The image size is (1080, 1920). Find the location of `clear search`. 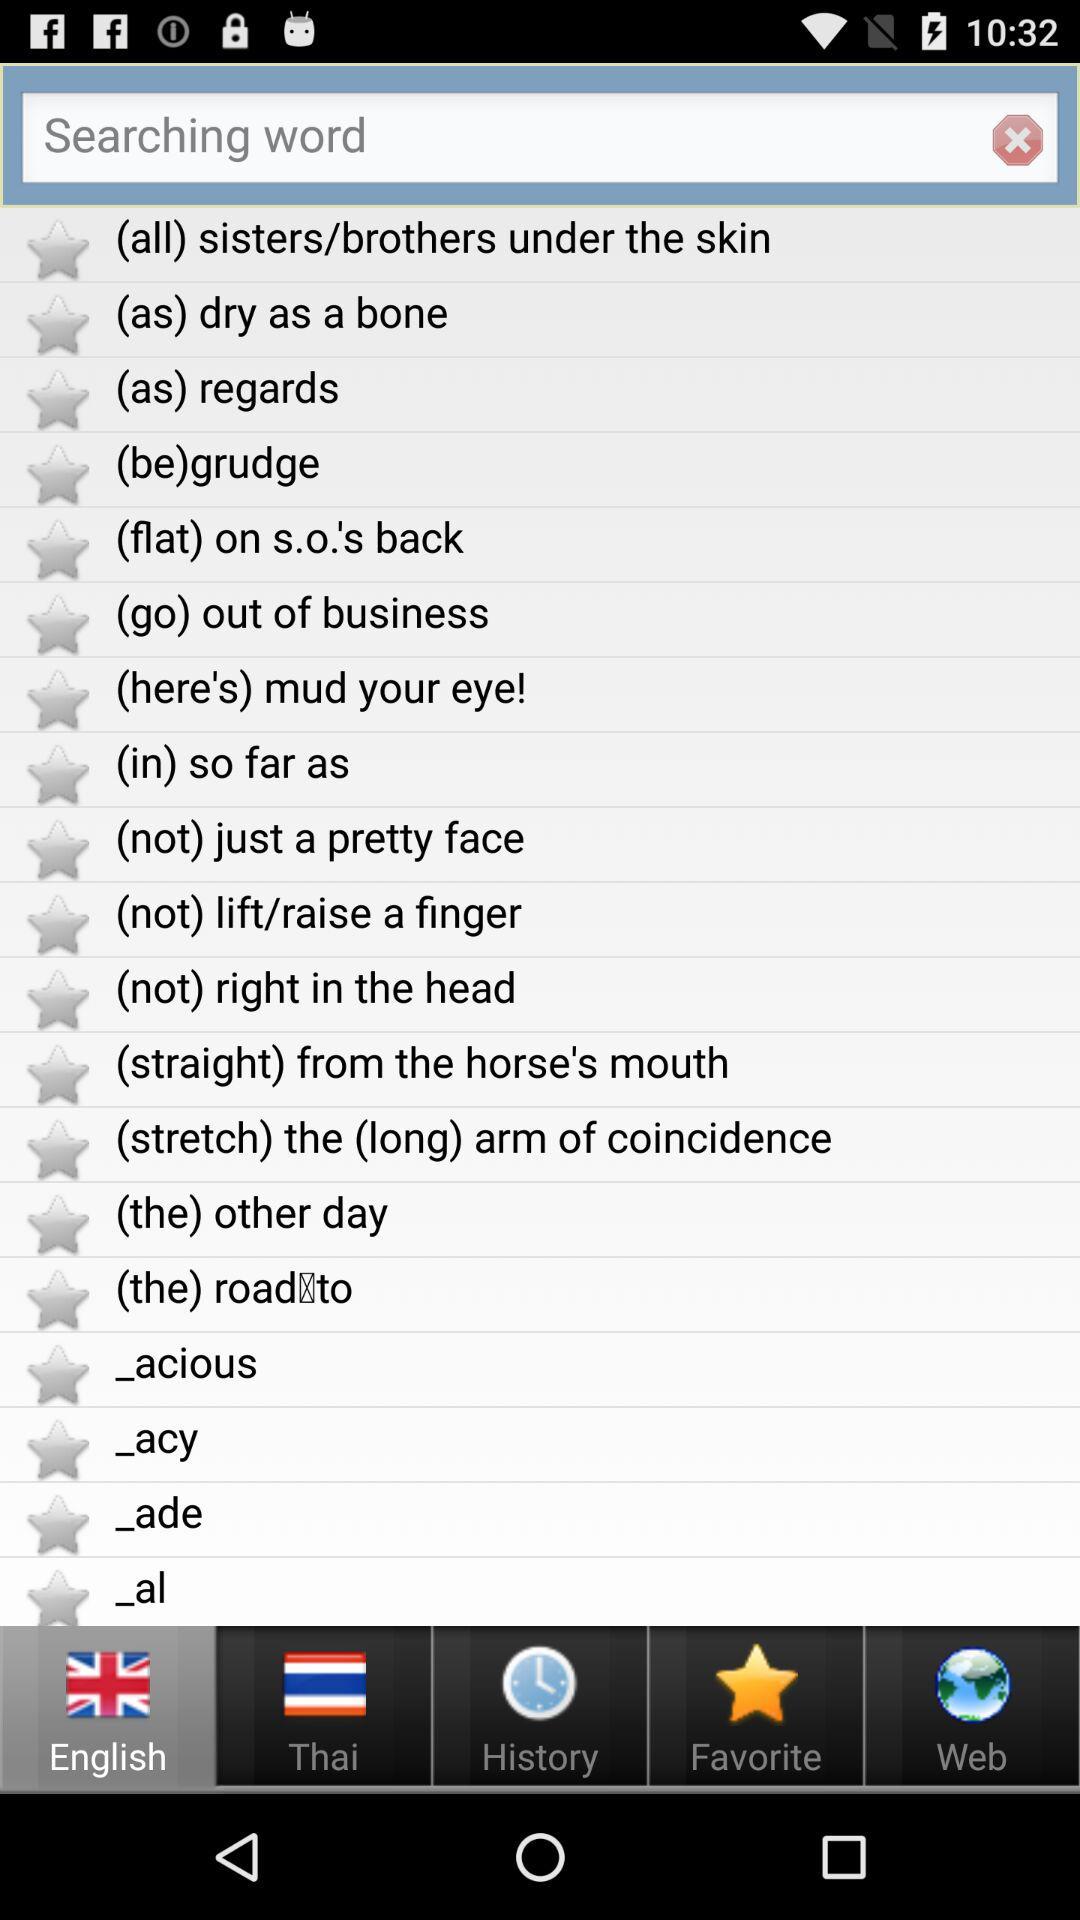

clear search is located at coordinates (1017, 139).